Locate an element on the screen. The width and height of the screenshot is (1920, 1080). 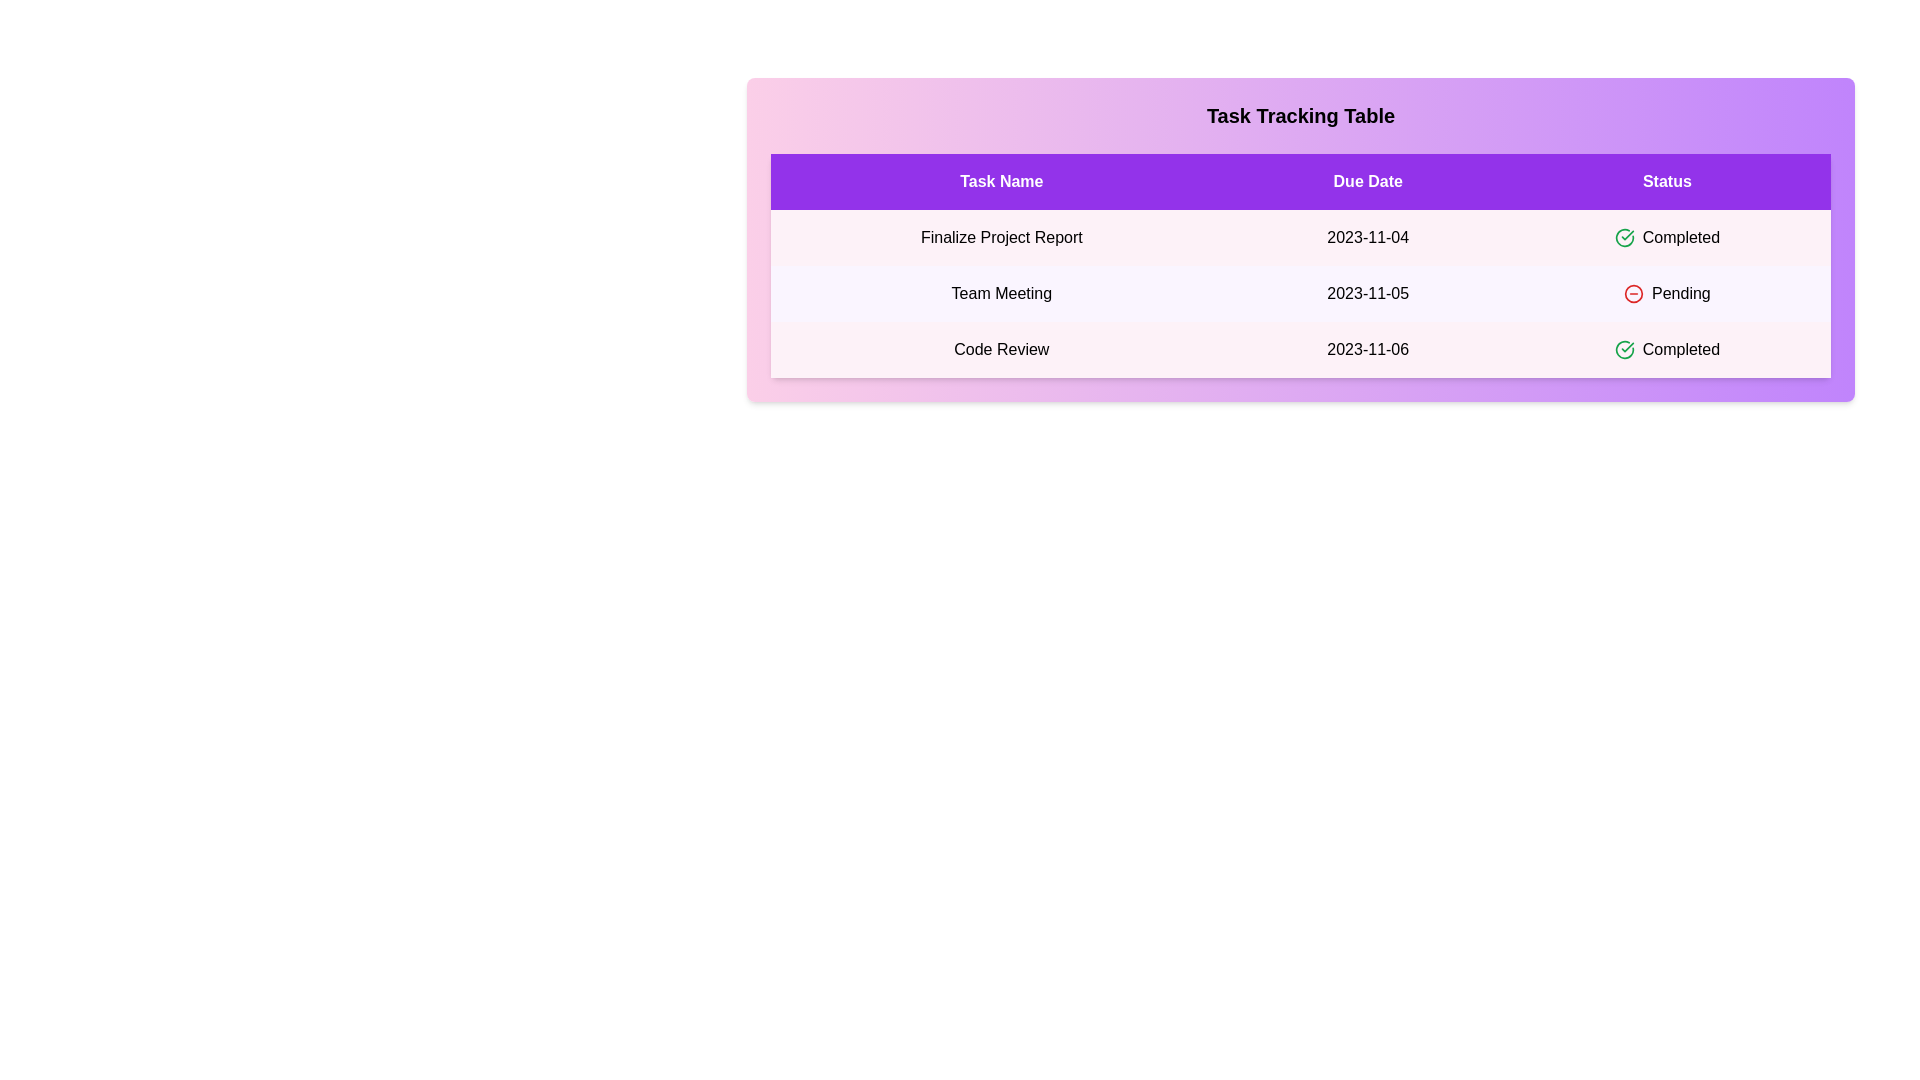
the text 'Pending' in the table cell is located at coordinates (1667, 293).